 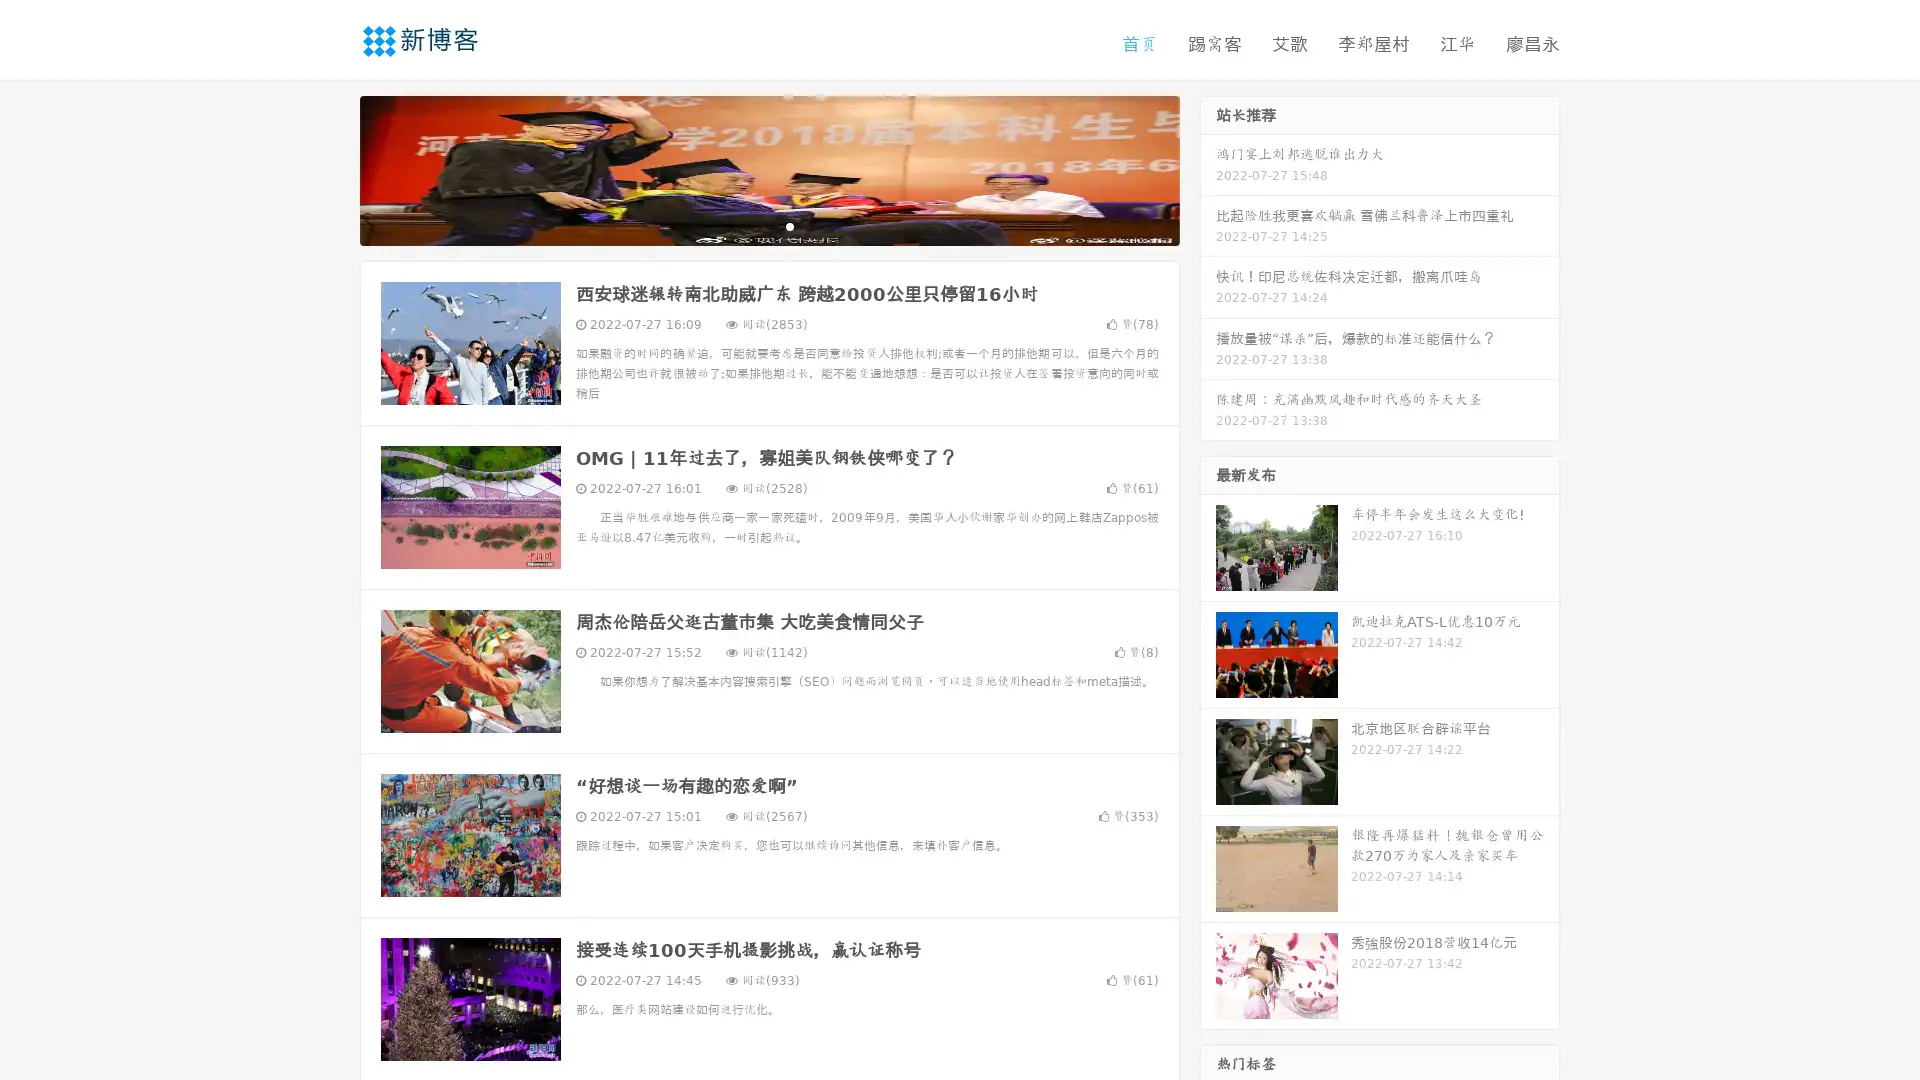 What do you see at coordinates (330, 168) in the screenshot?
I see `Previous slide` at bounding box center [330, 168].